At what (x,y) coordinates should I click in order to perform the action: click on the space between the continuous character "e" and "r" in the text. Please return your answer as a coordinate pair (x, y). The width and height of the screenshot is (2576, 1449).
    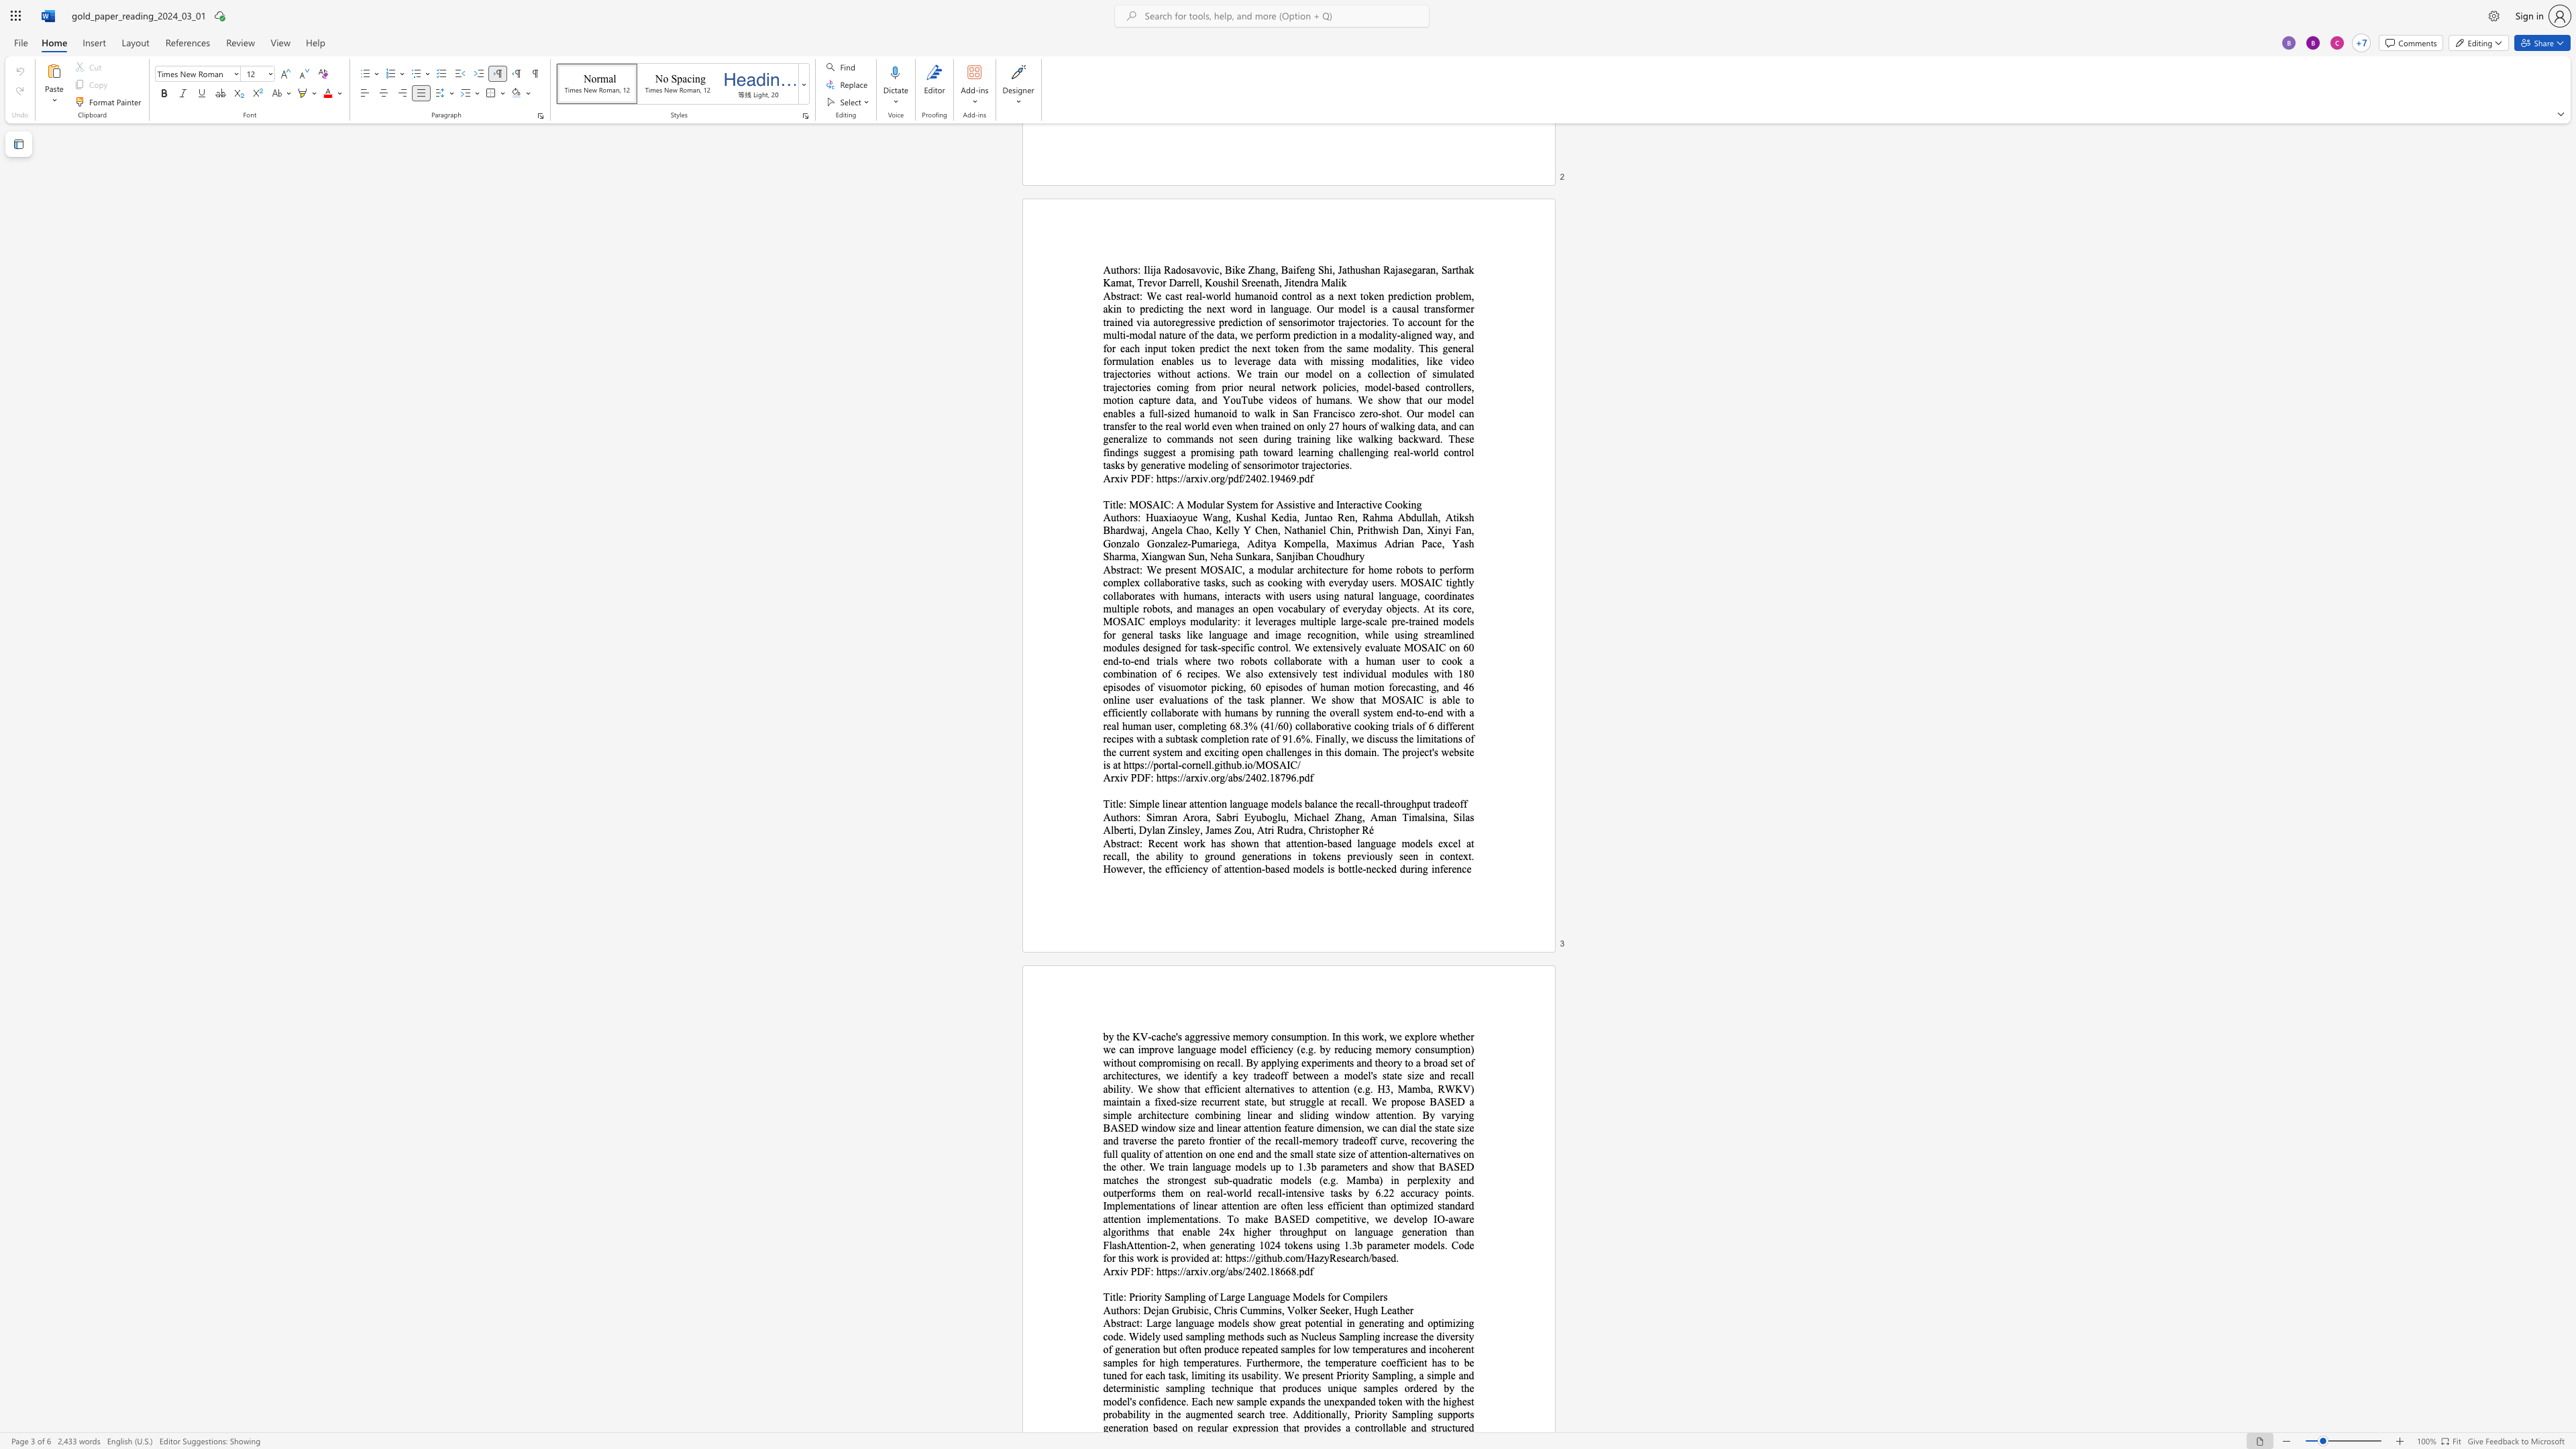
    Looking at the image, I should click on (1379, 1297).